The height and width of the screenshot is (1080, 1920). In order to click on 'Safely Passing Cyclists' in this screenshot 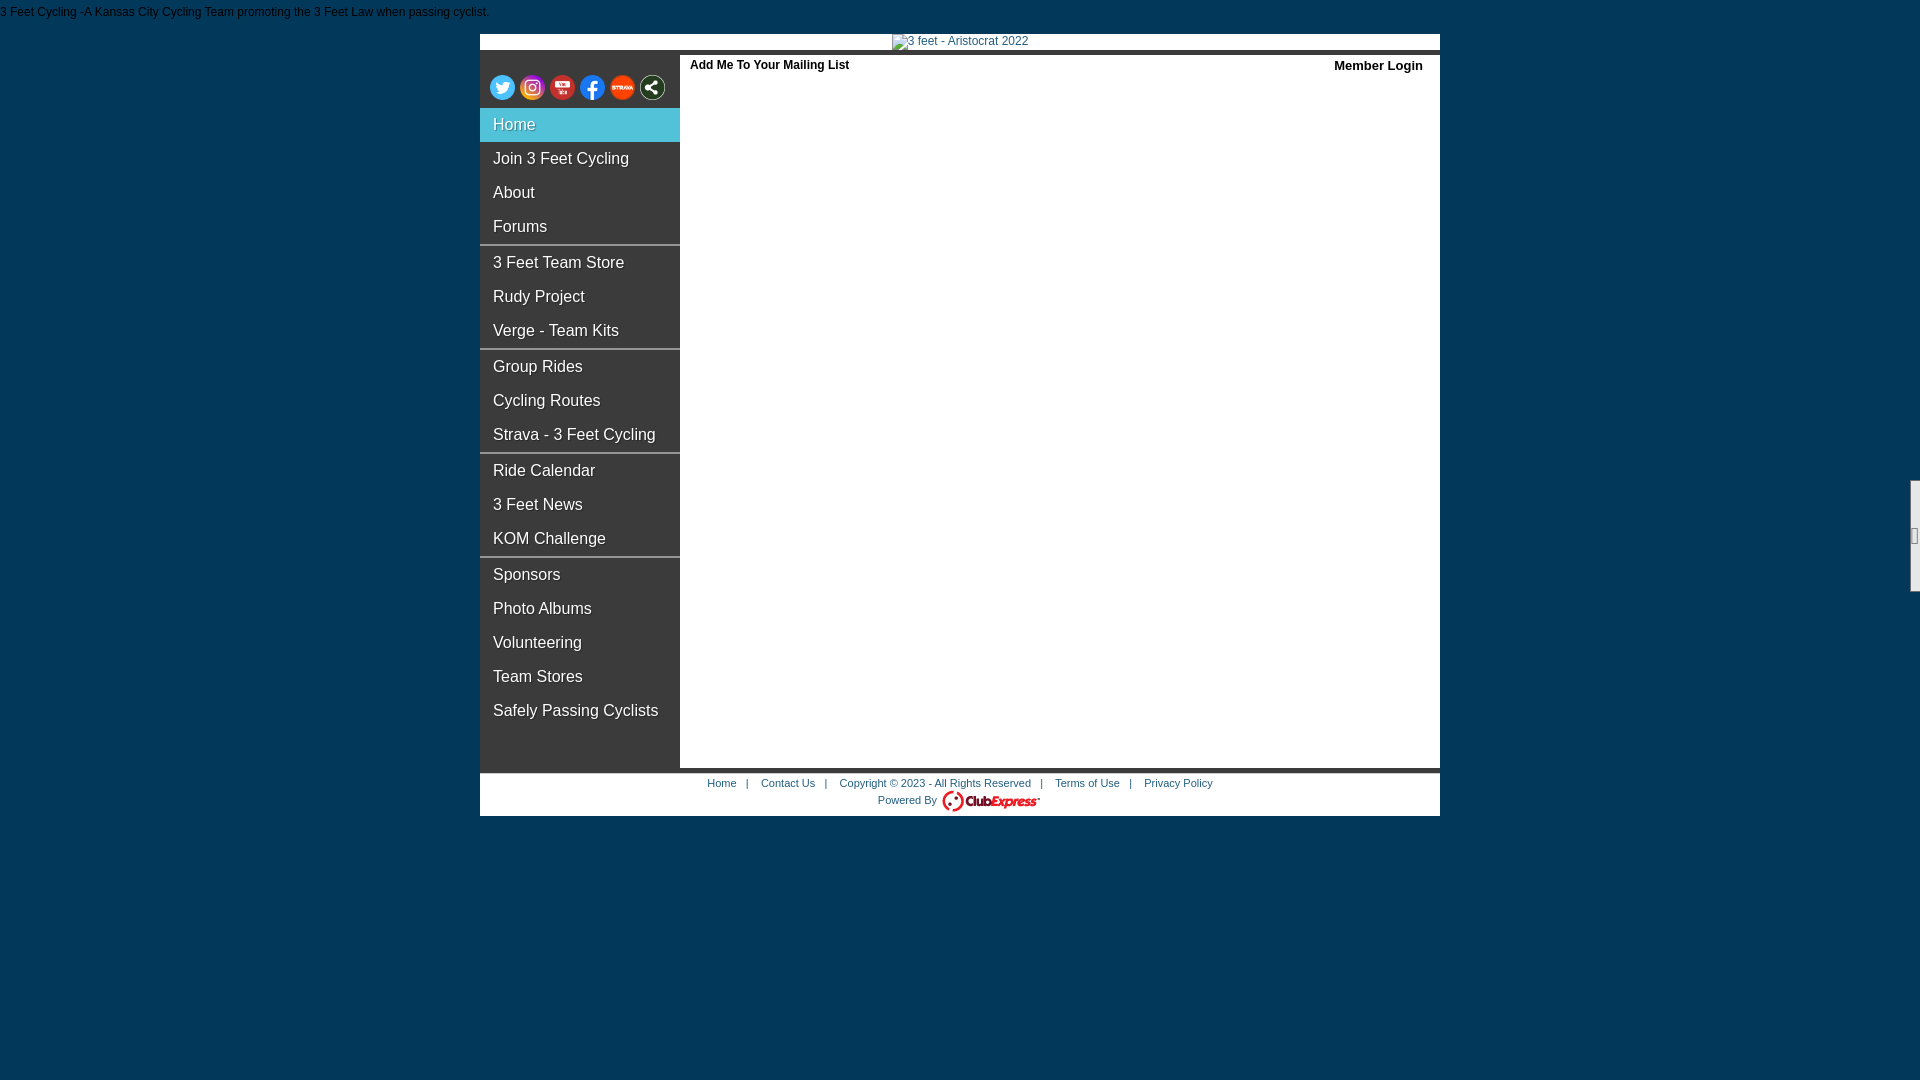, I will do `click(579, 709)`.